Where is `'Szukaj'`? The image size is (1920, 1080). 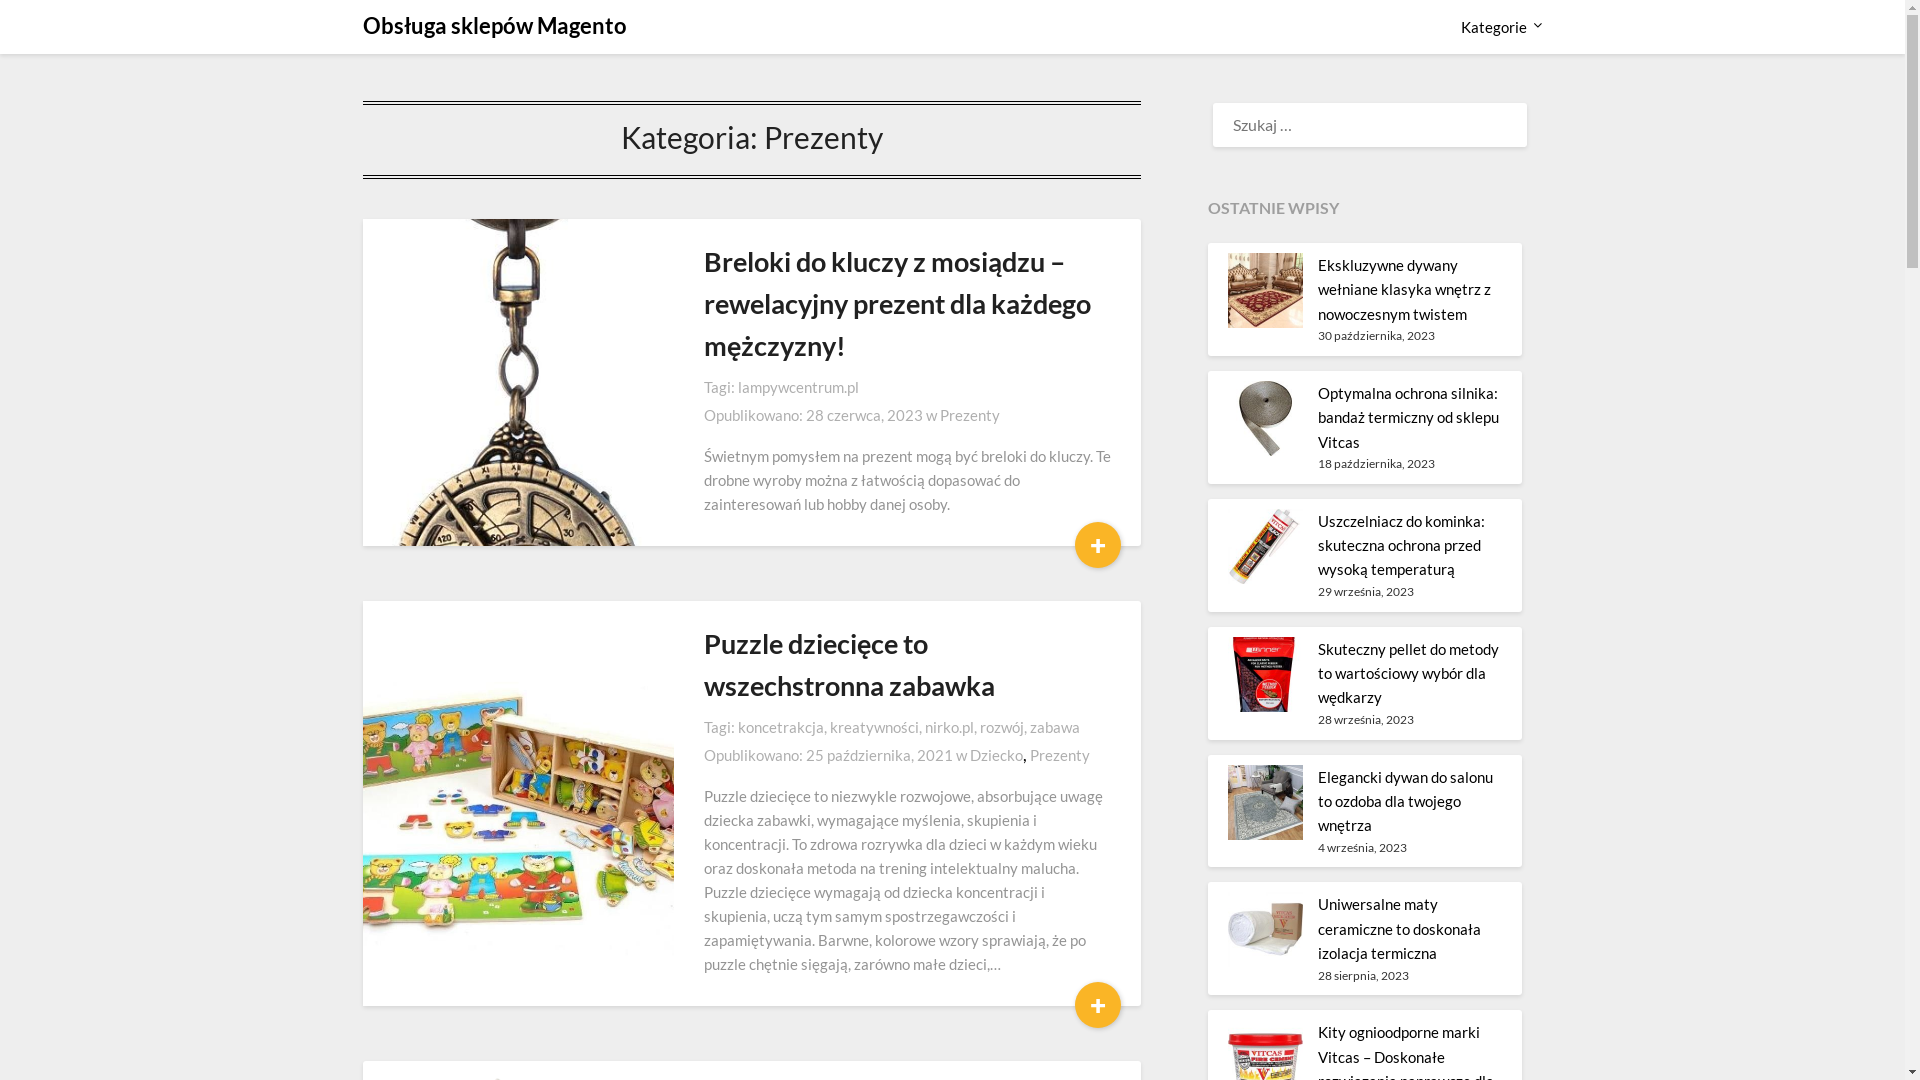
'Szukaj' is located at coordinates (47, 29).